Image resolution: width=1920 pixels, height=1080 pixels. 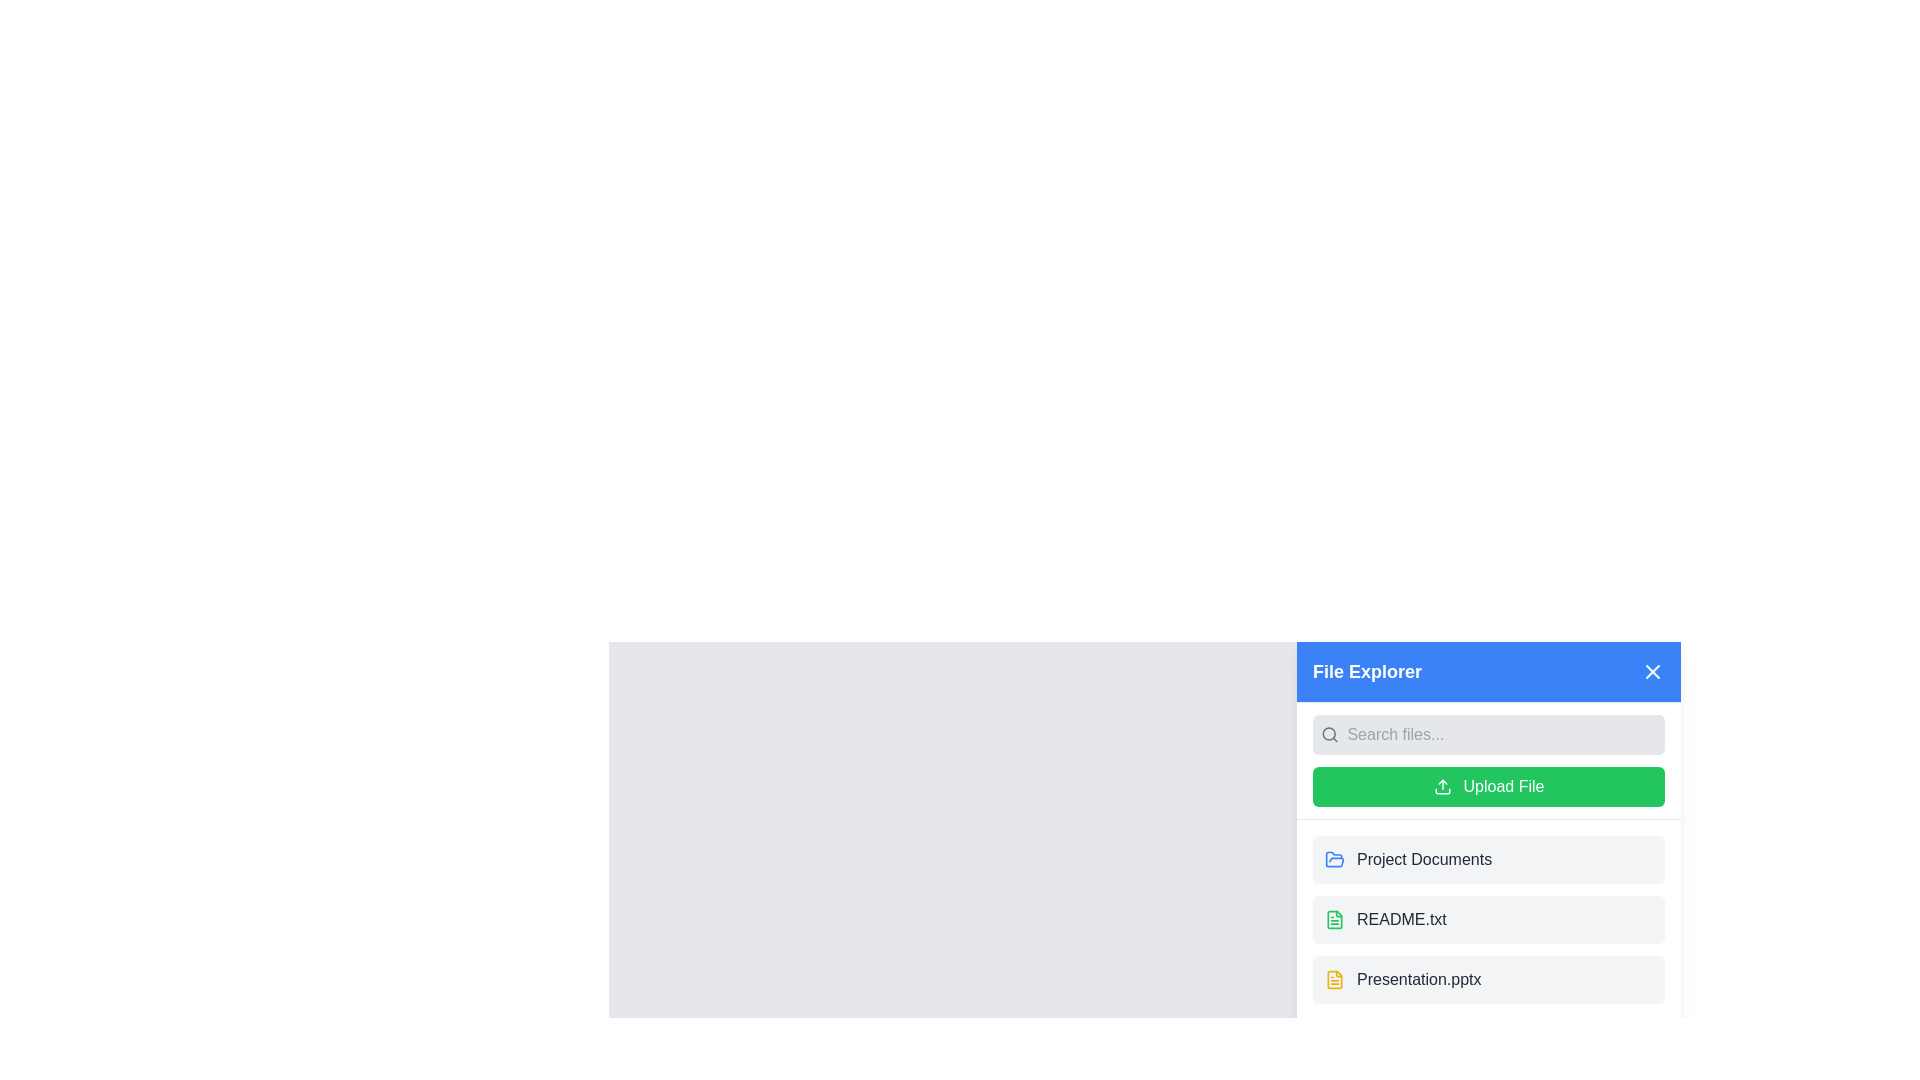 What do you see at coordinates (1488, 978) in the screenshot?
I see `the 'Presentation.pptx' file item` at bounding box center [1488, 978].